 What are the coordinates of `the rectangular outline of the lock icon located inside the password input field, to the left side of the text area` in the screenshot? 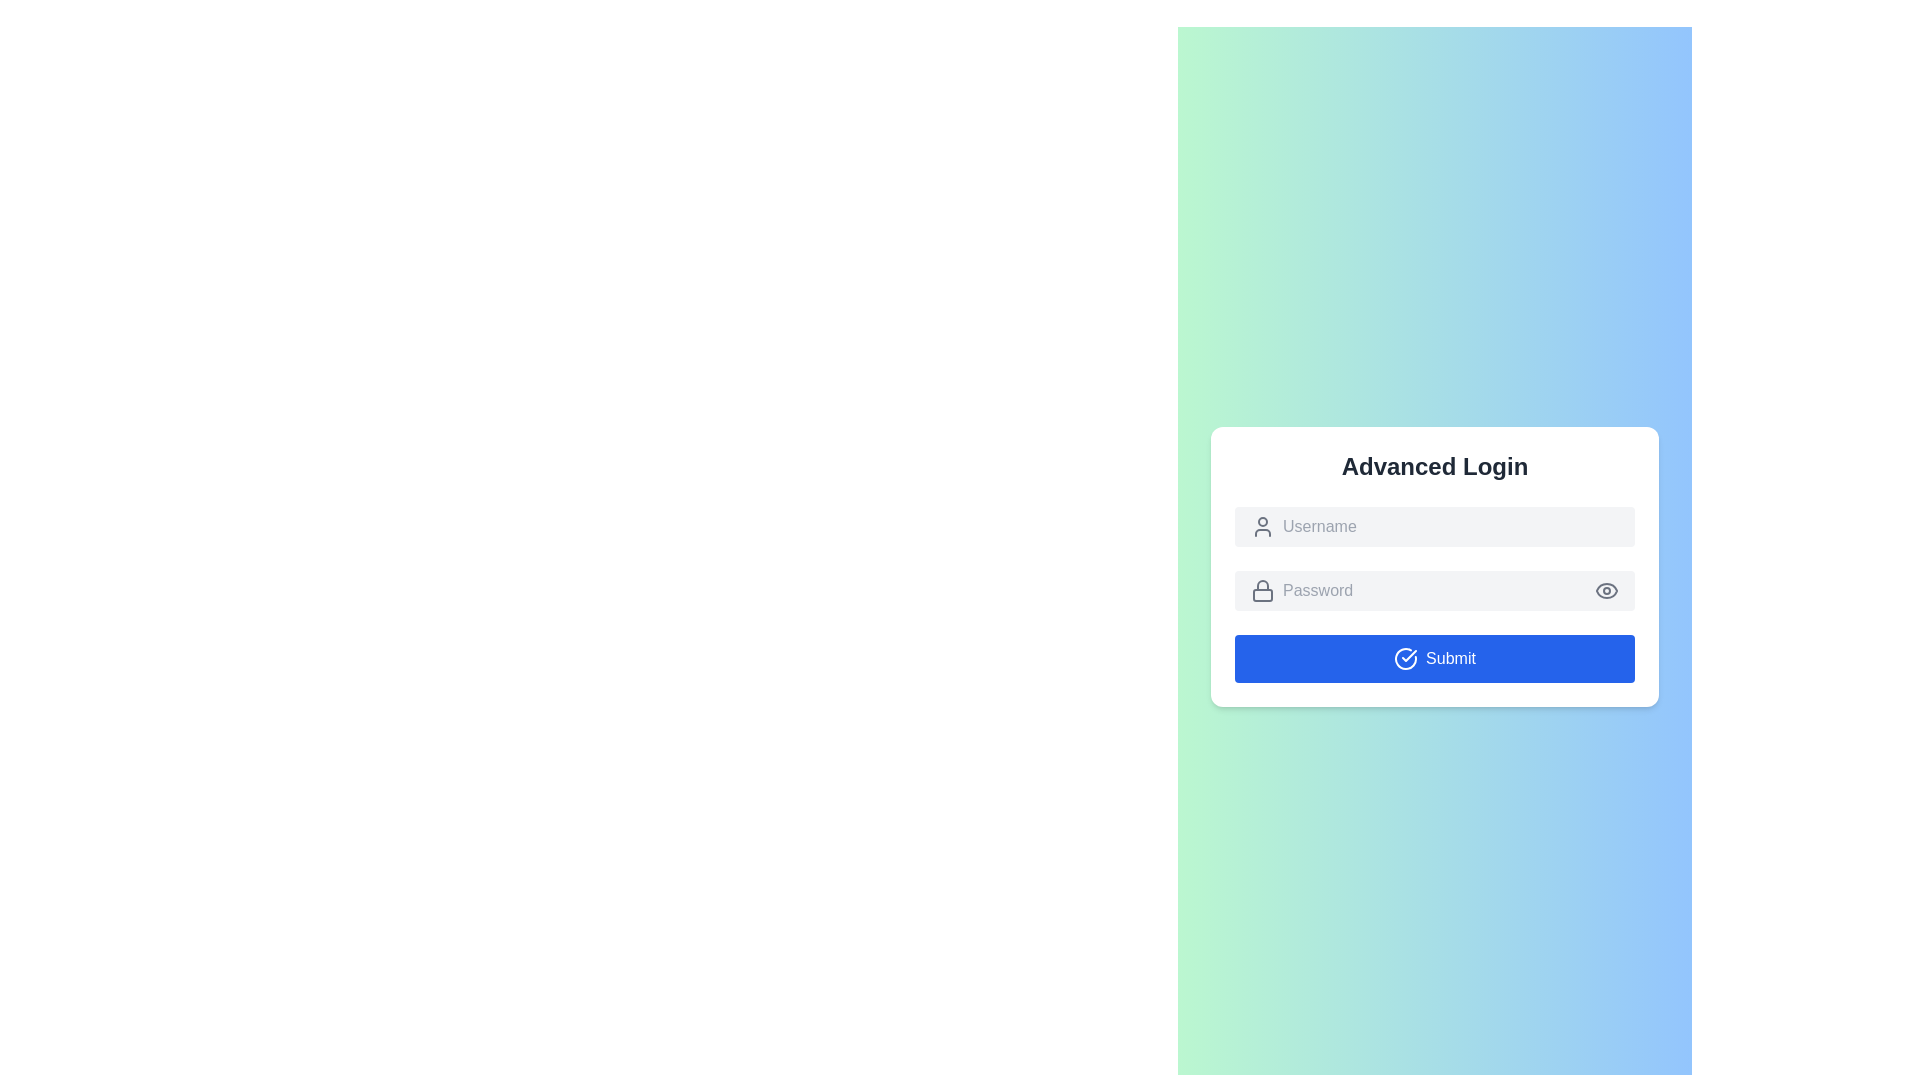 It's located at (1261, 594).